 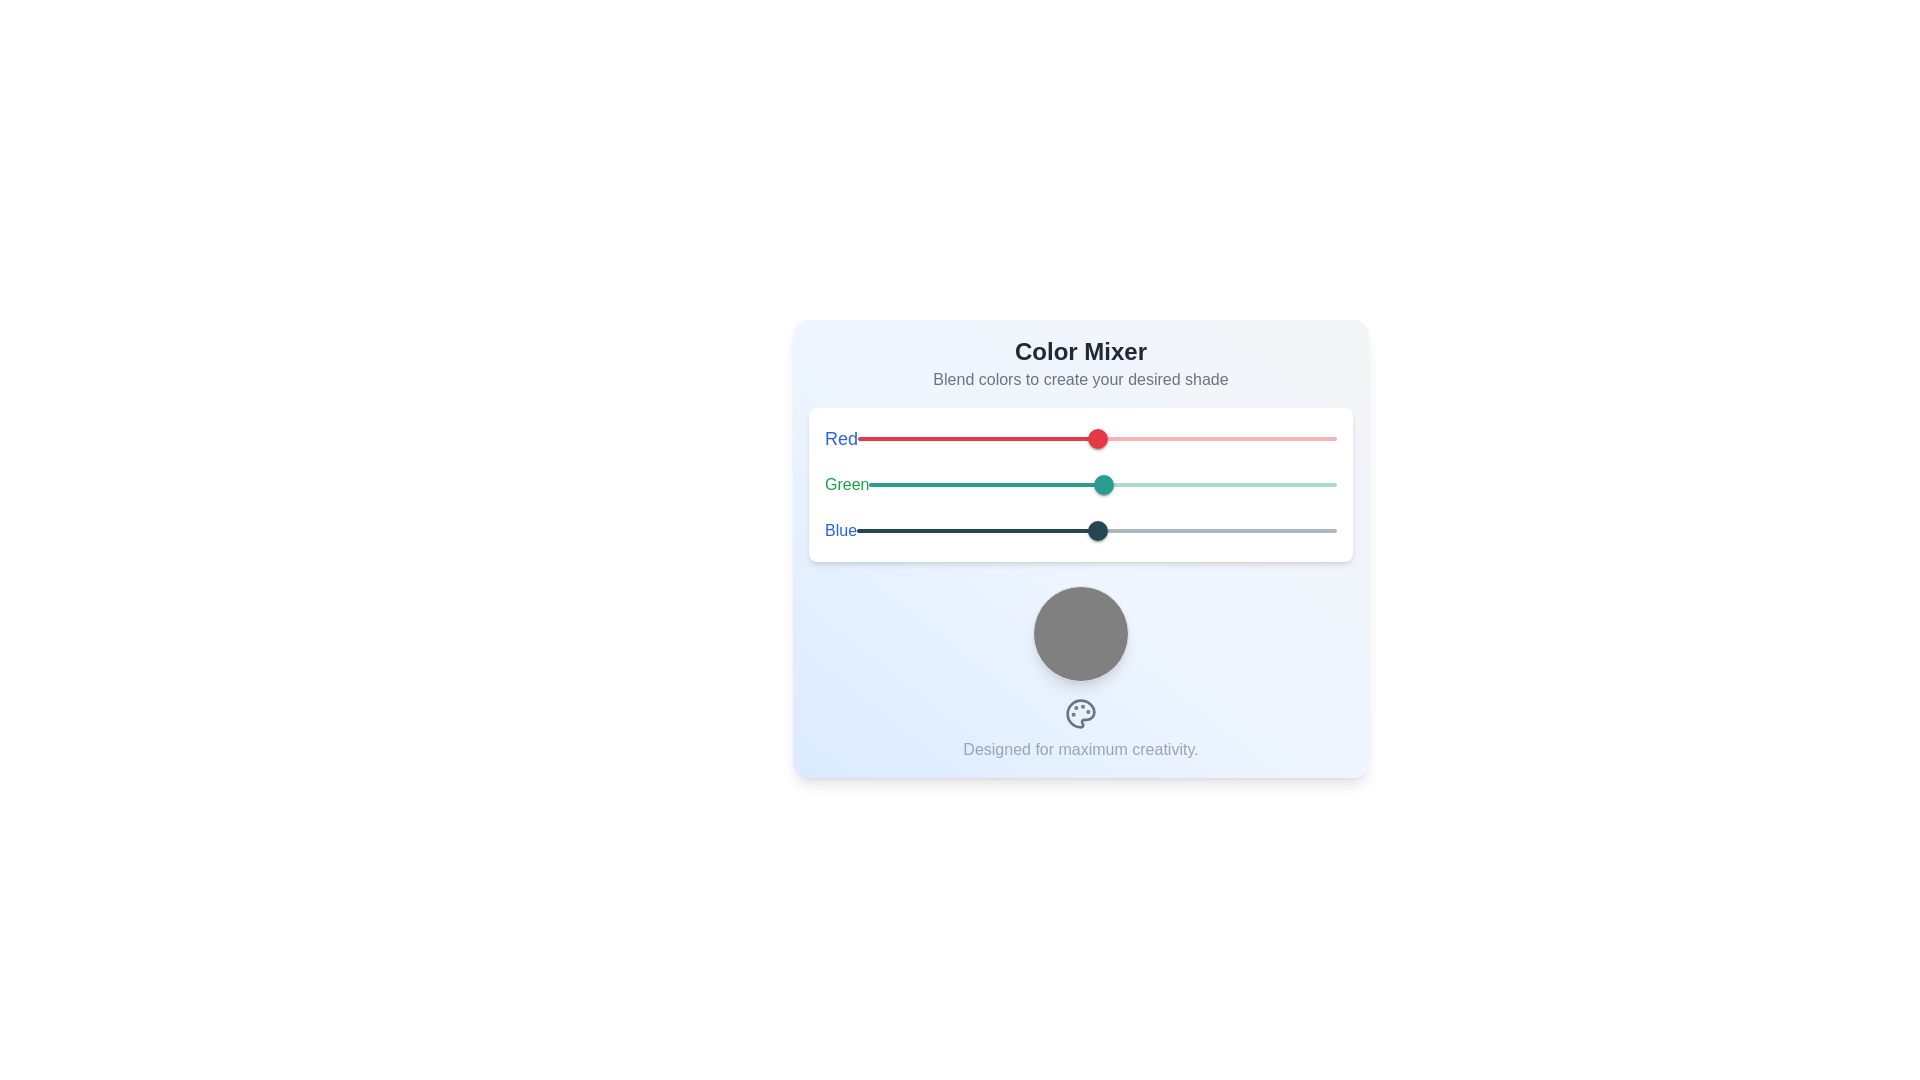 What do you see at coordinates (1079, 350) in the screenshot?
I see `the prominent static text element labeled 'Color Mixer' located at the top of the interface` at bounding box center [1079, 350].